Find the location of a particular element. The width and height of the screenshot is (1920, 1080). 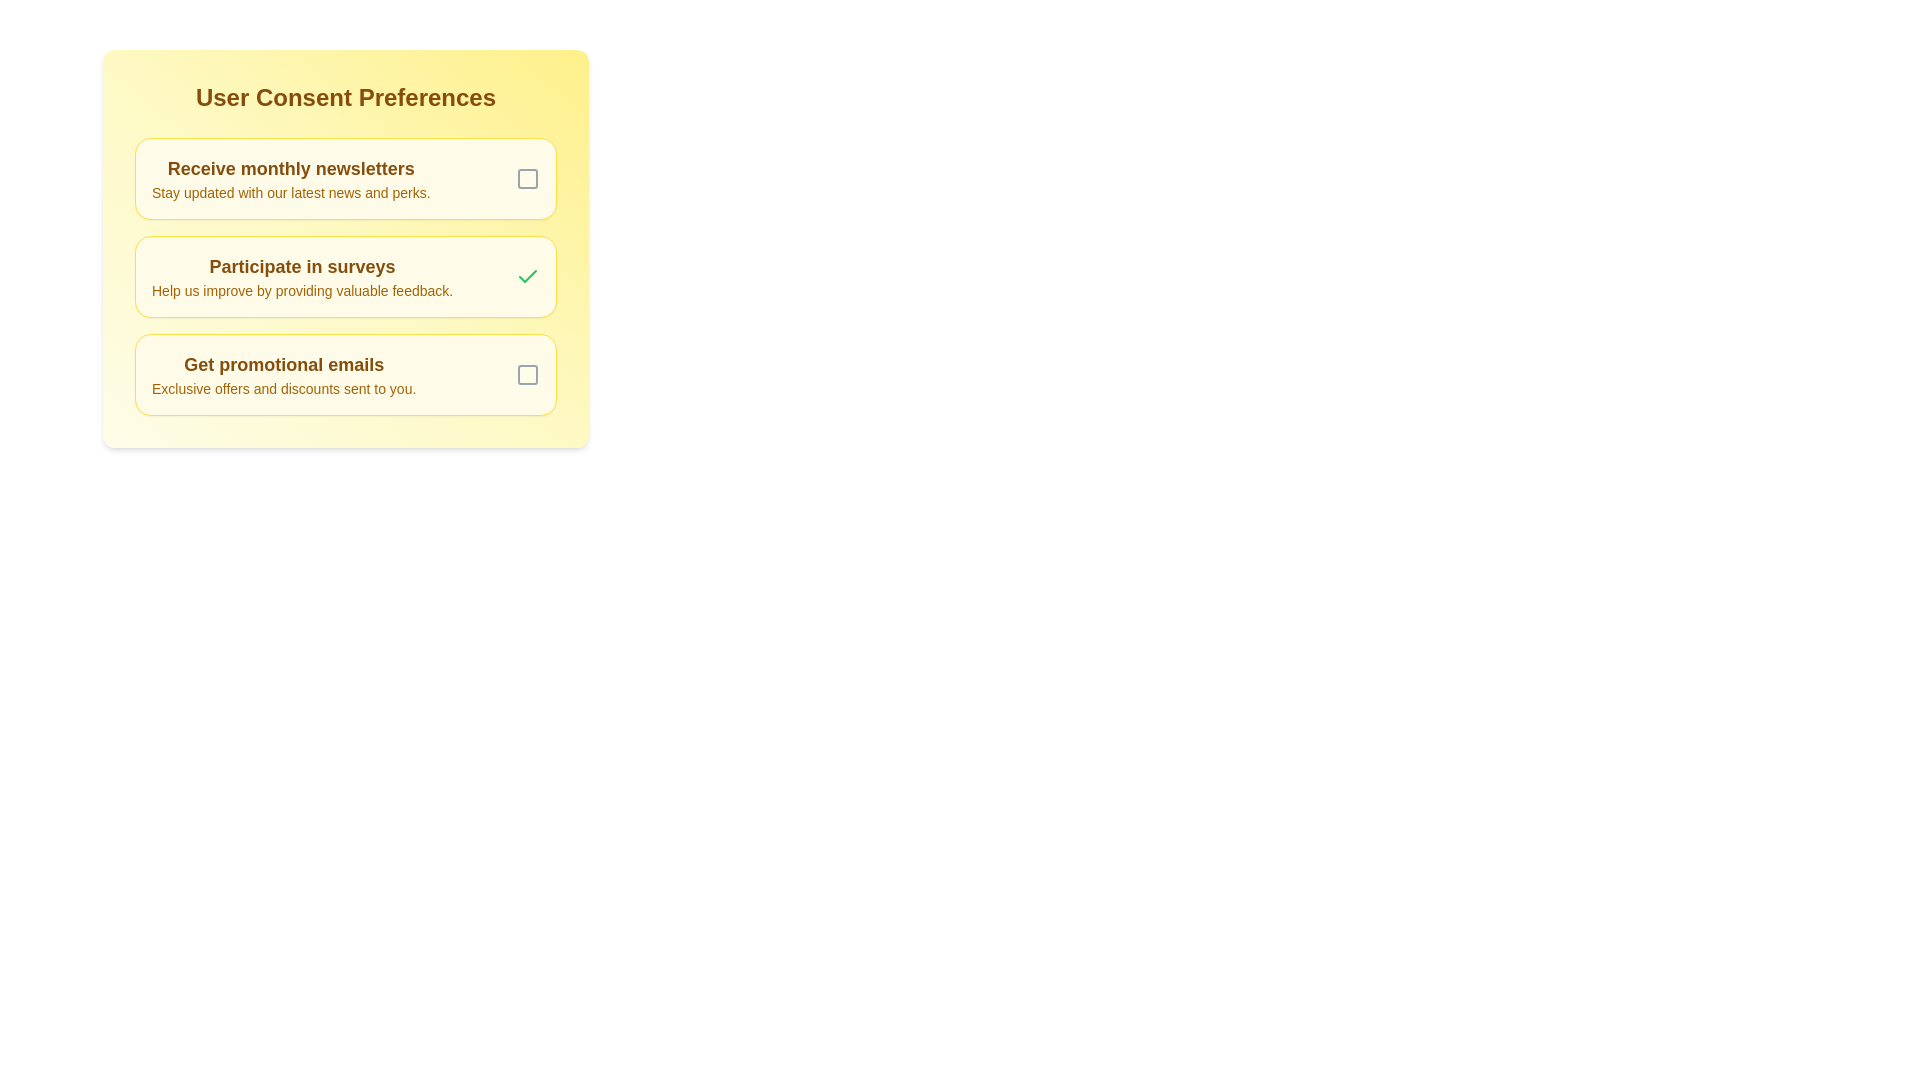

the second OptionItem in the 'User Consent Preferences' box is located at coordinates (345, 248).